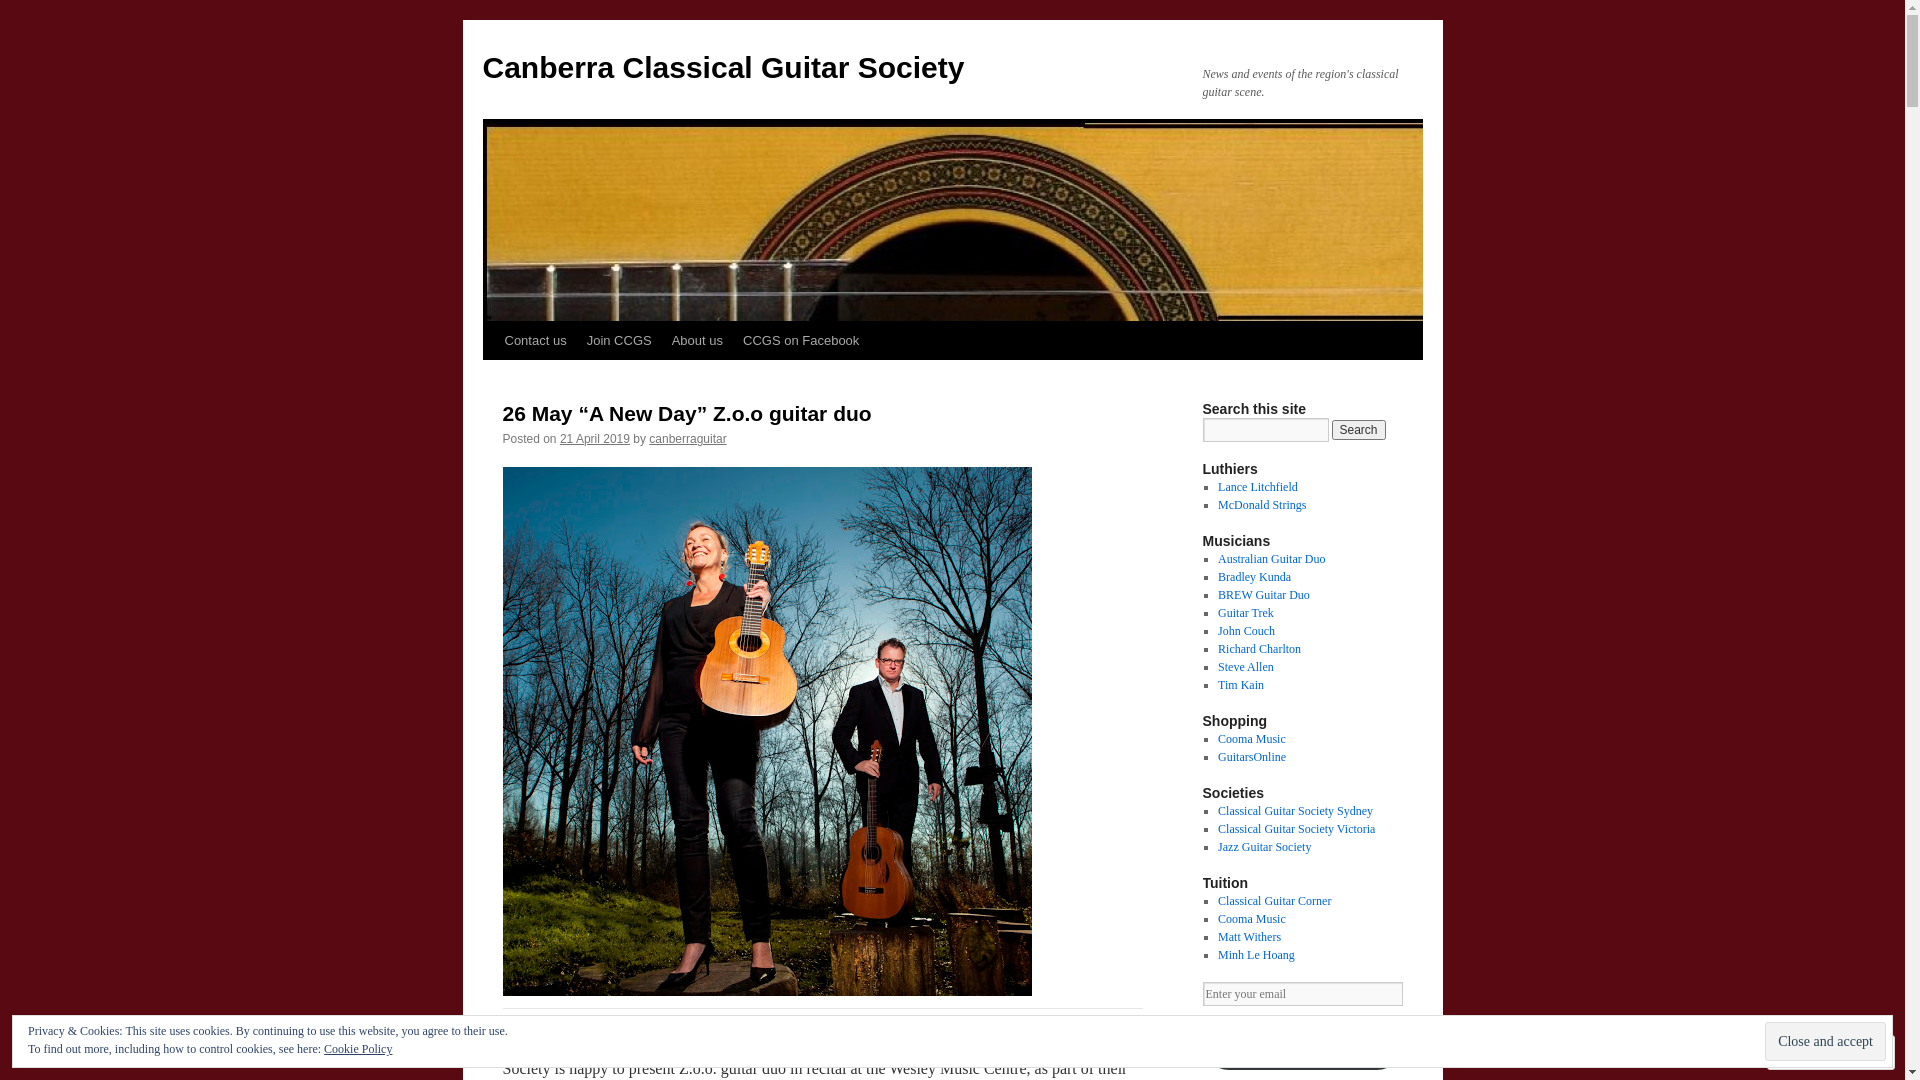  I want to click on 'Close and accept', so click(1825, 1040).